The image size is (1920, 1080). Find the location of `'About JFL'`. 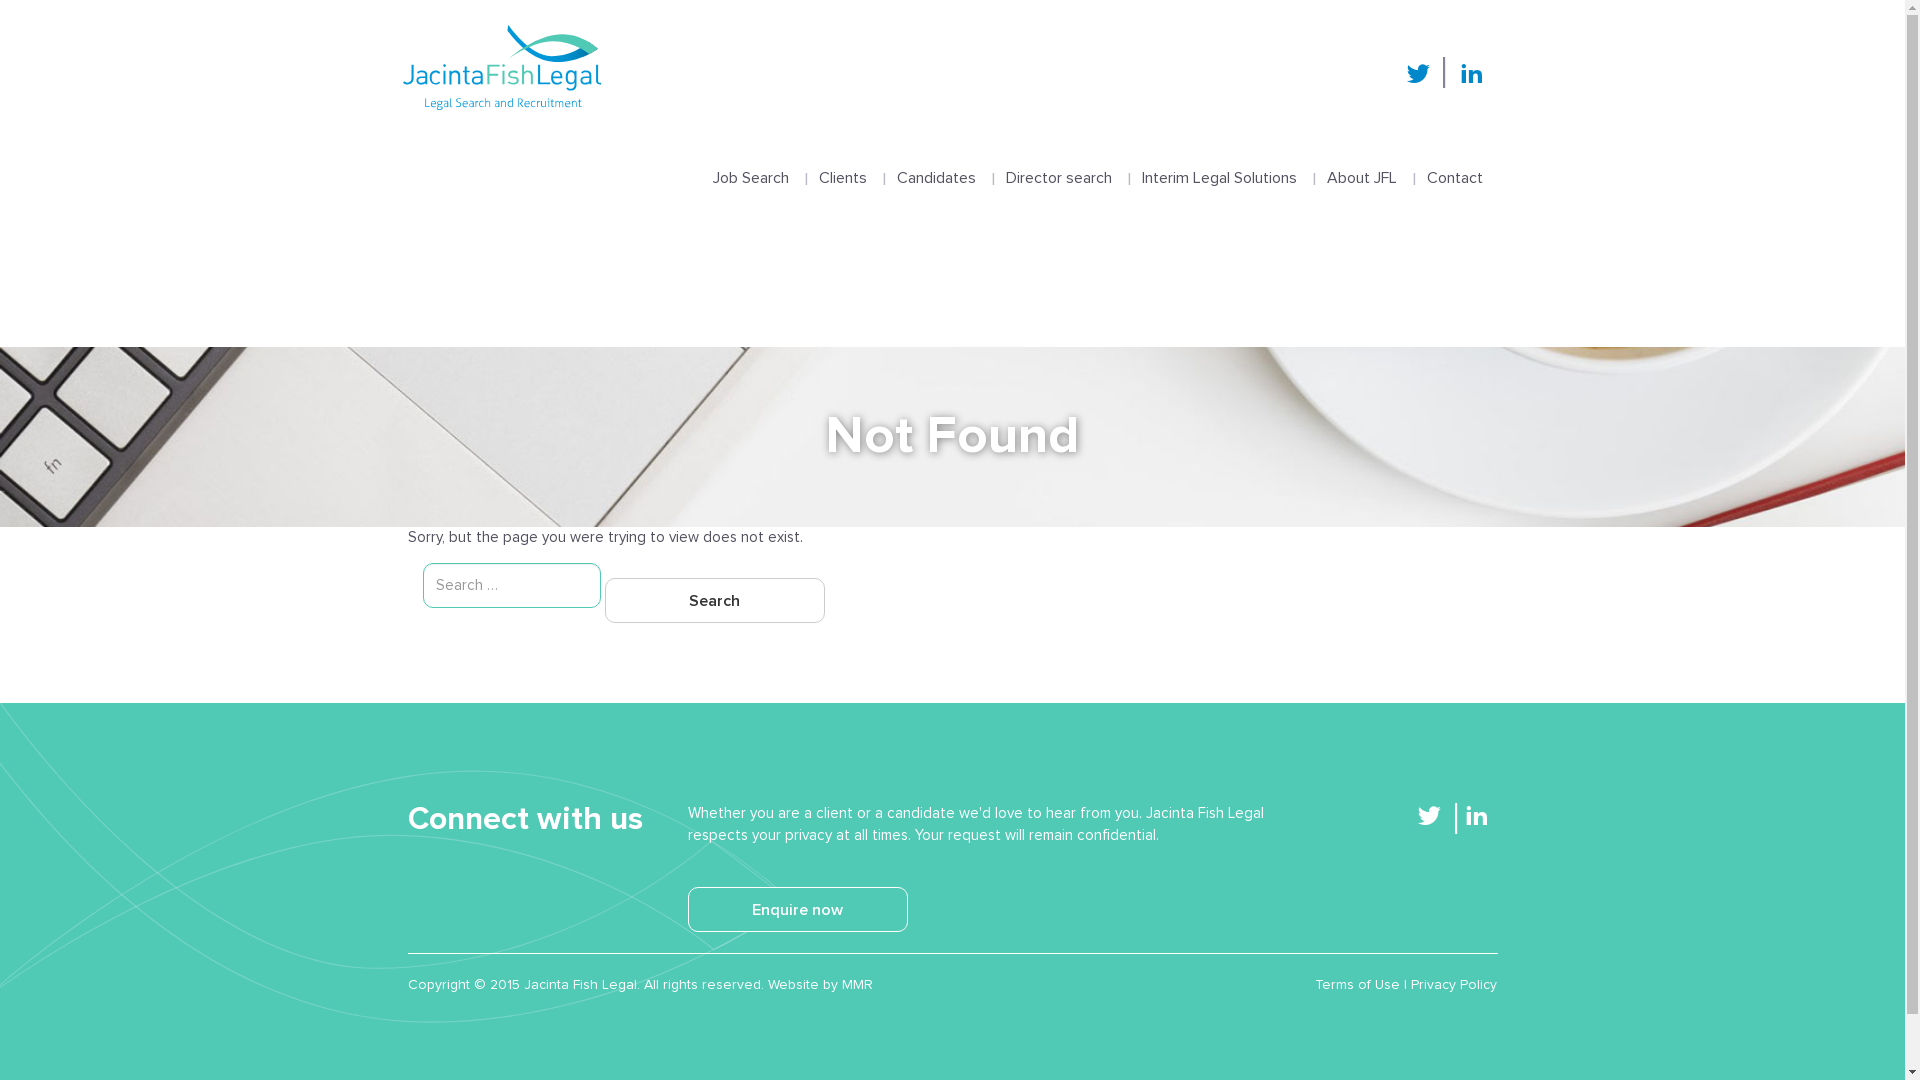

'About JFL' is located at coordinates (1361, 157).